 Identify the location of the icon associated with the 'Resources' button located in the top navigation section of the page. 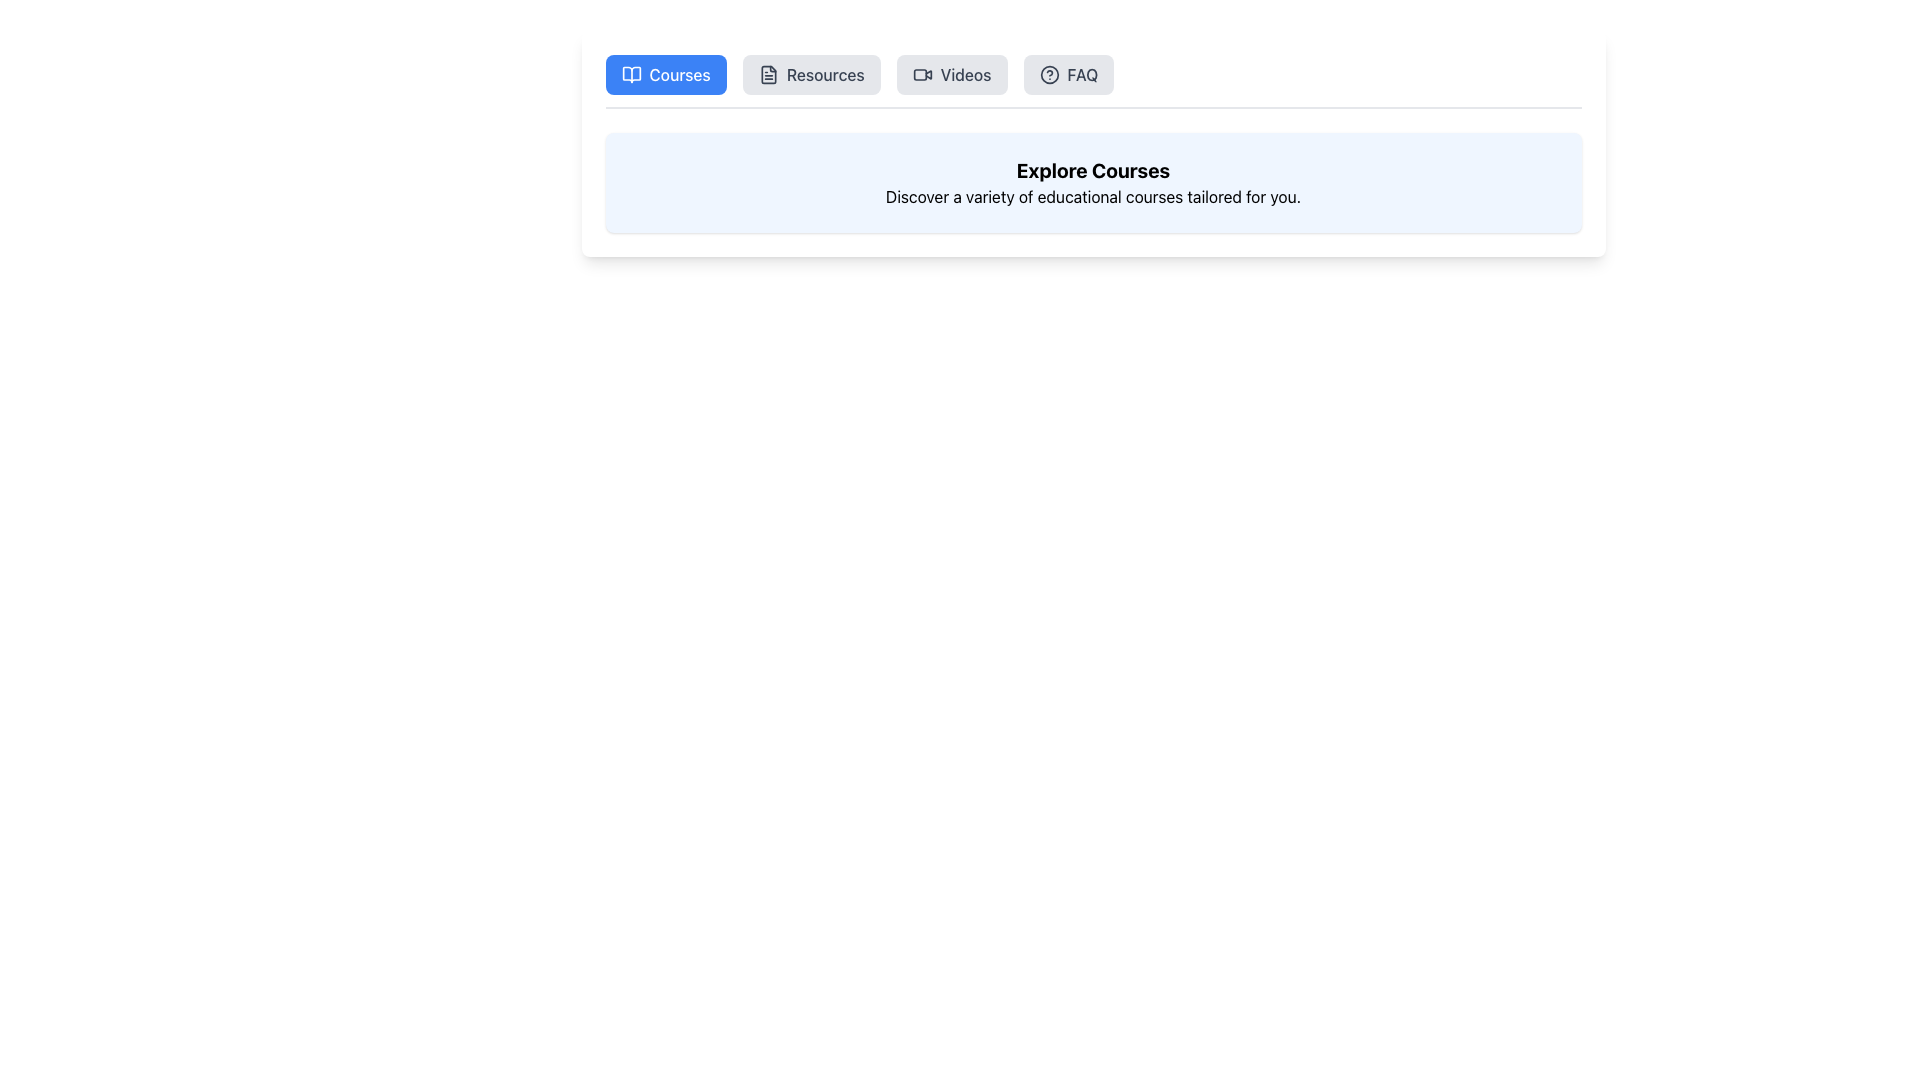
(767, 73).